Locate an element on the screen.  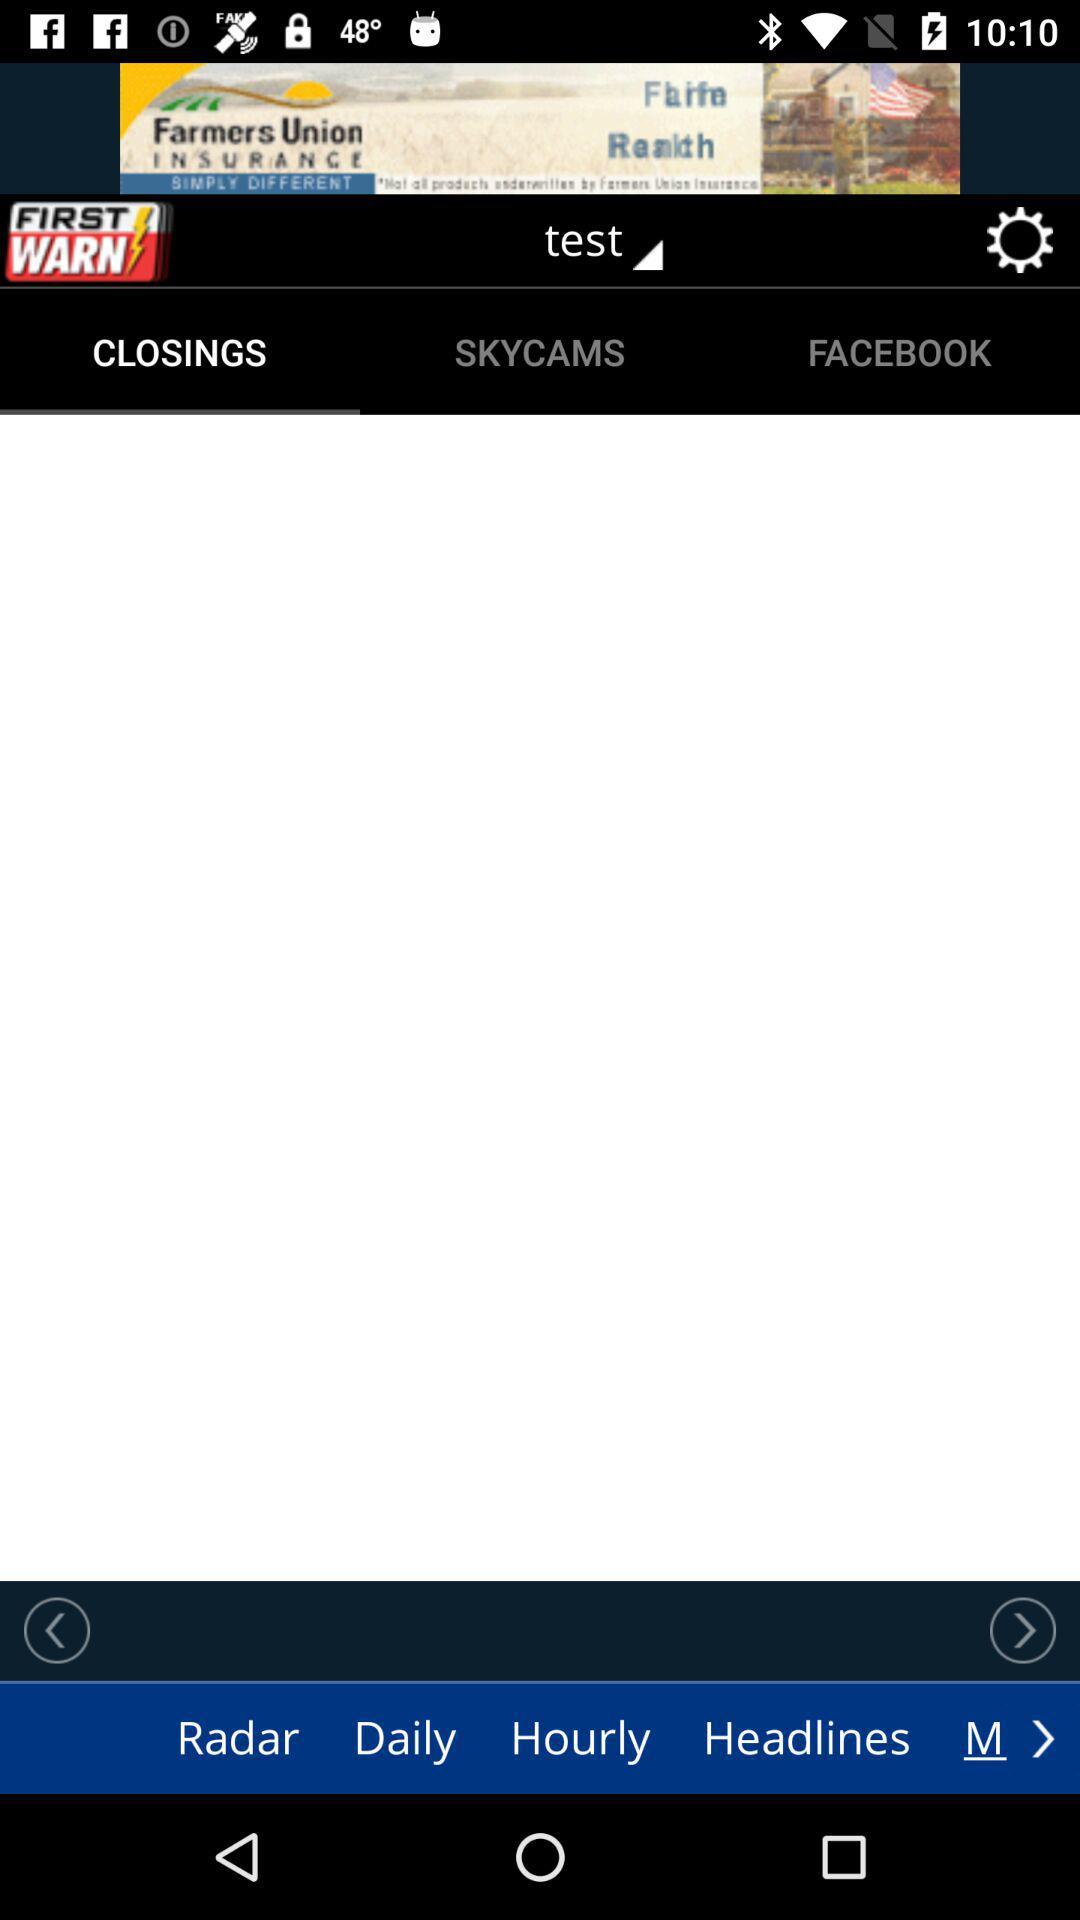
a funcionalidade desta funo possibilita avanar is located at coordinates (1022, 1630).